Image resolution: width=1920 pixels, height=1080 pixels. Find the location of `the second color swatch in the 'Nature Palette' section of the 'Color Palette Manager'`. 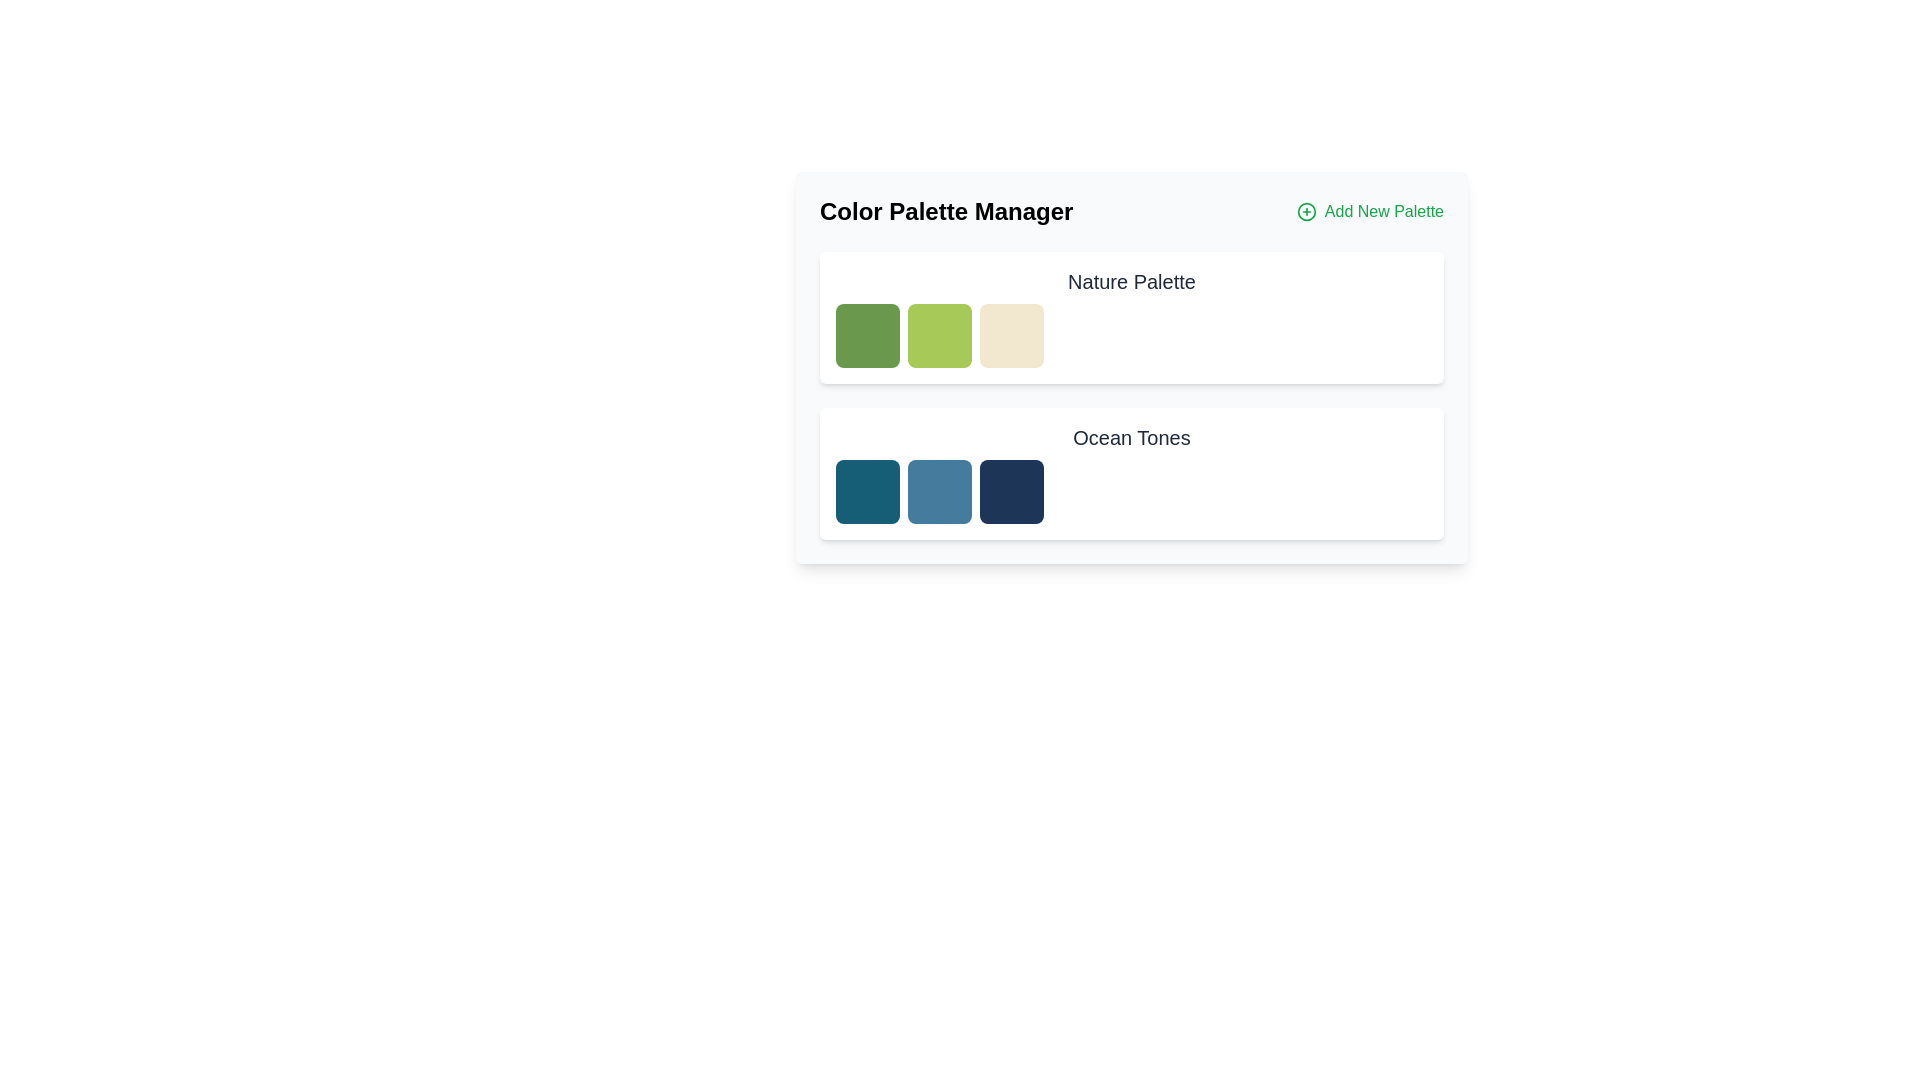

the second color swatch in the 'Nature Palette' section of the 'Color Palette Manager' is located at coordinates (939, 334).